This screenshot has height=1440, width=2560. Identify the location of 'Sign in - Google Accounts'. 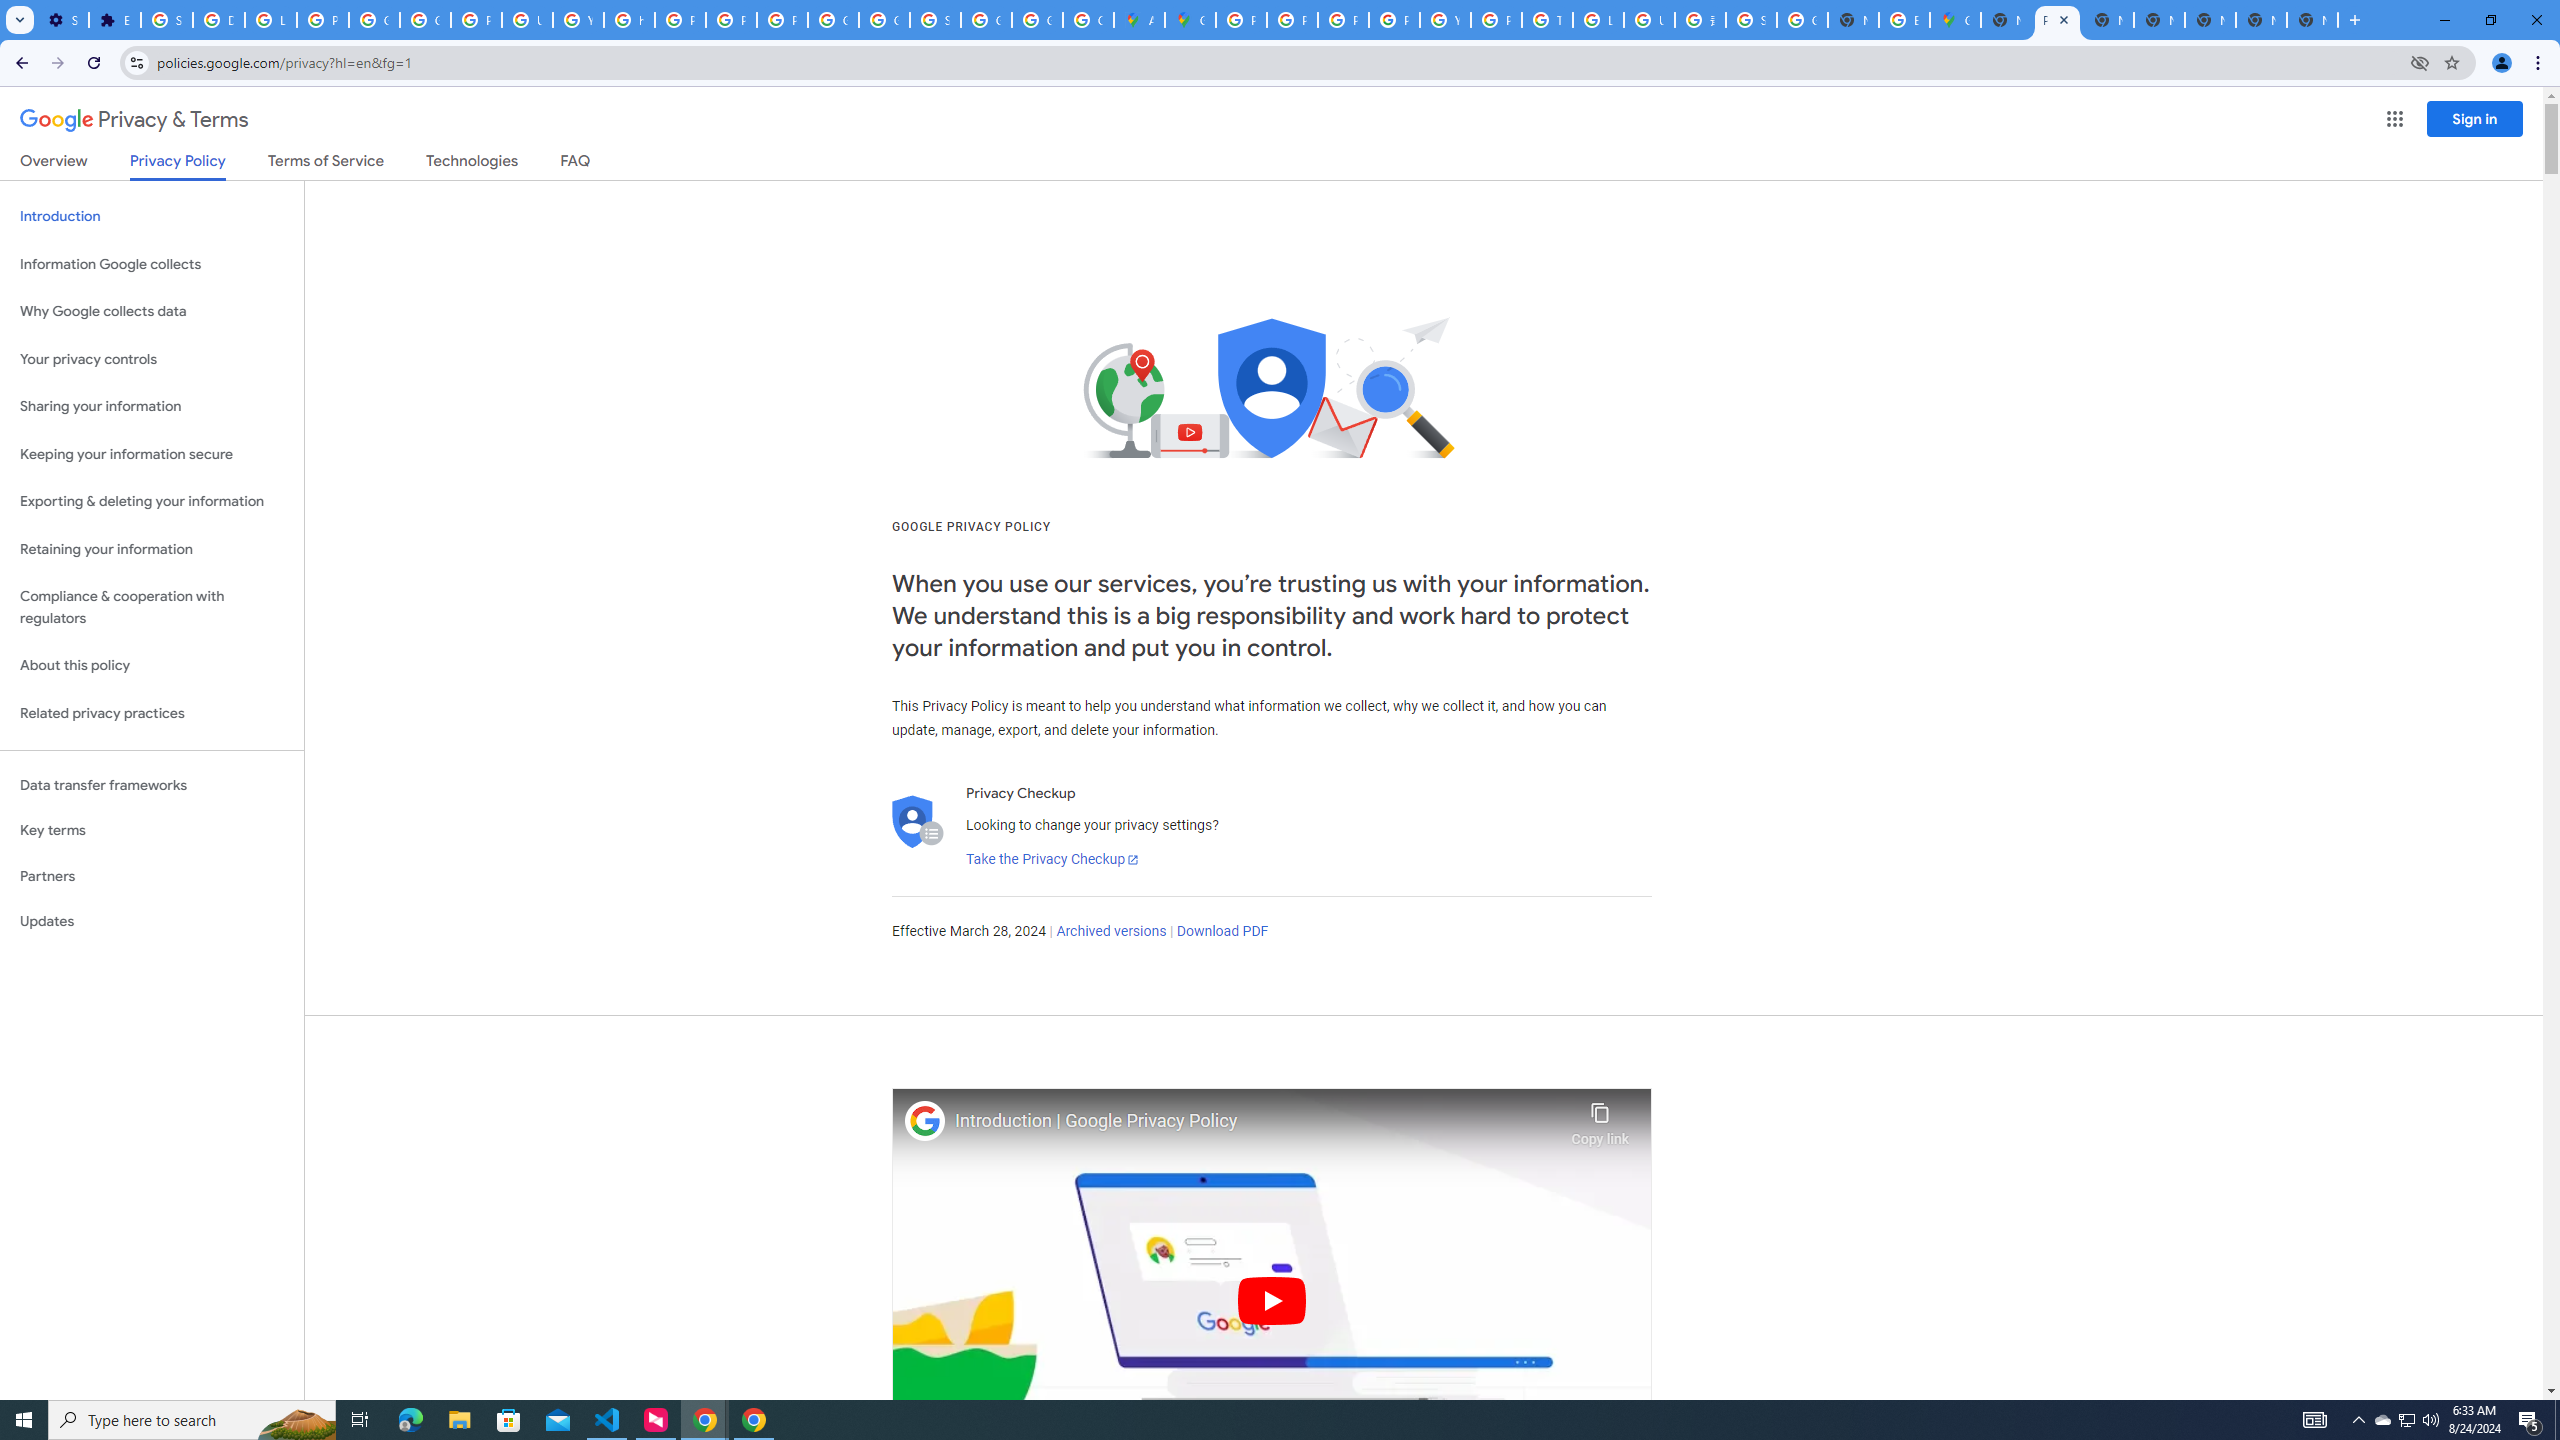
(167, 19).